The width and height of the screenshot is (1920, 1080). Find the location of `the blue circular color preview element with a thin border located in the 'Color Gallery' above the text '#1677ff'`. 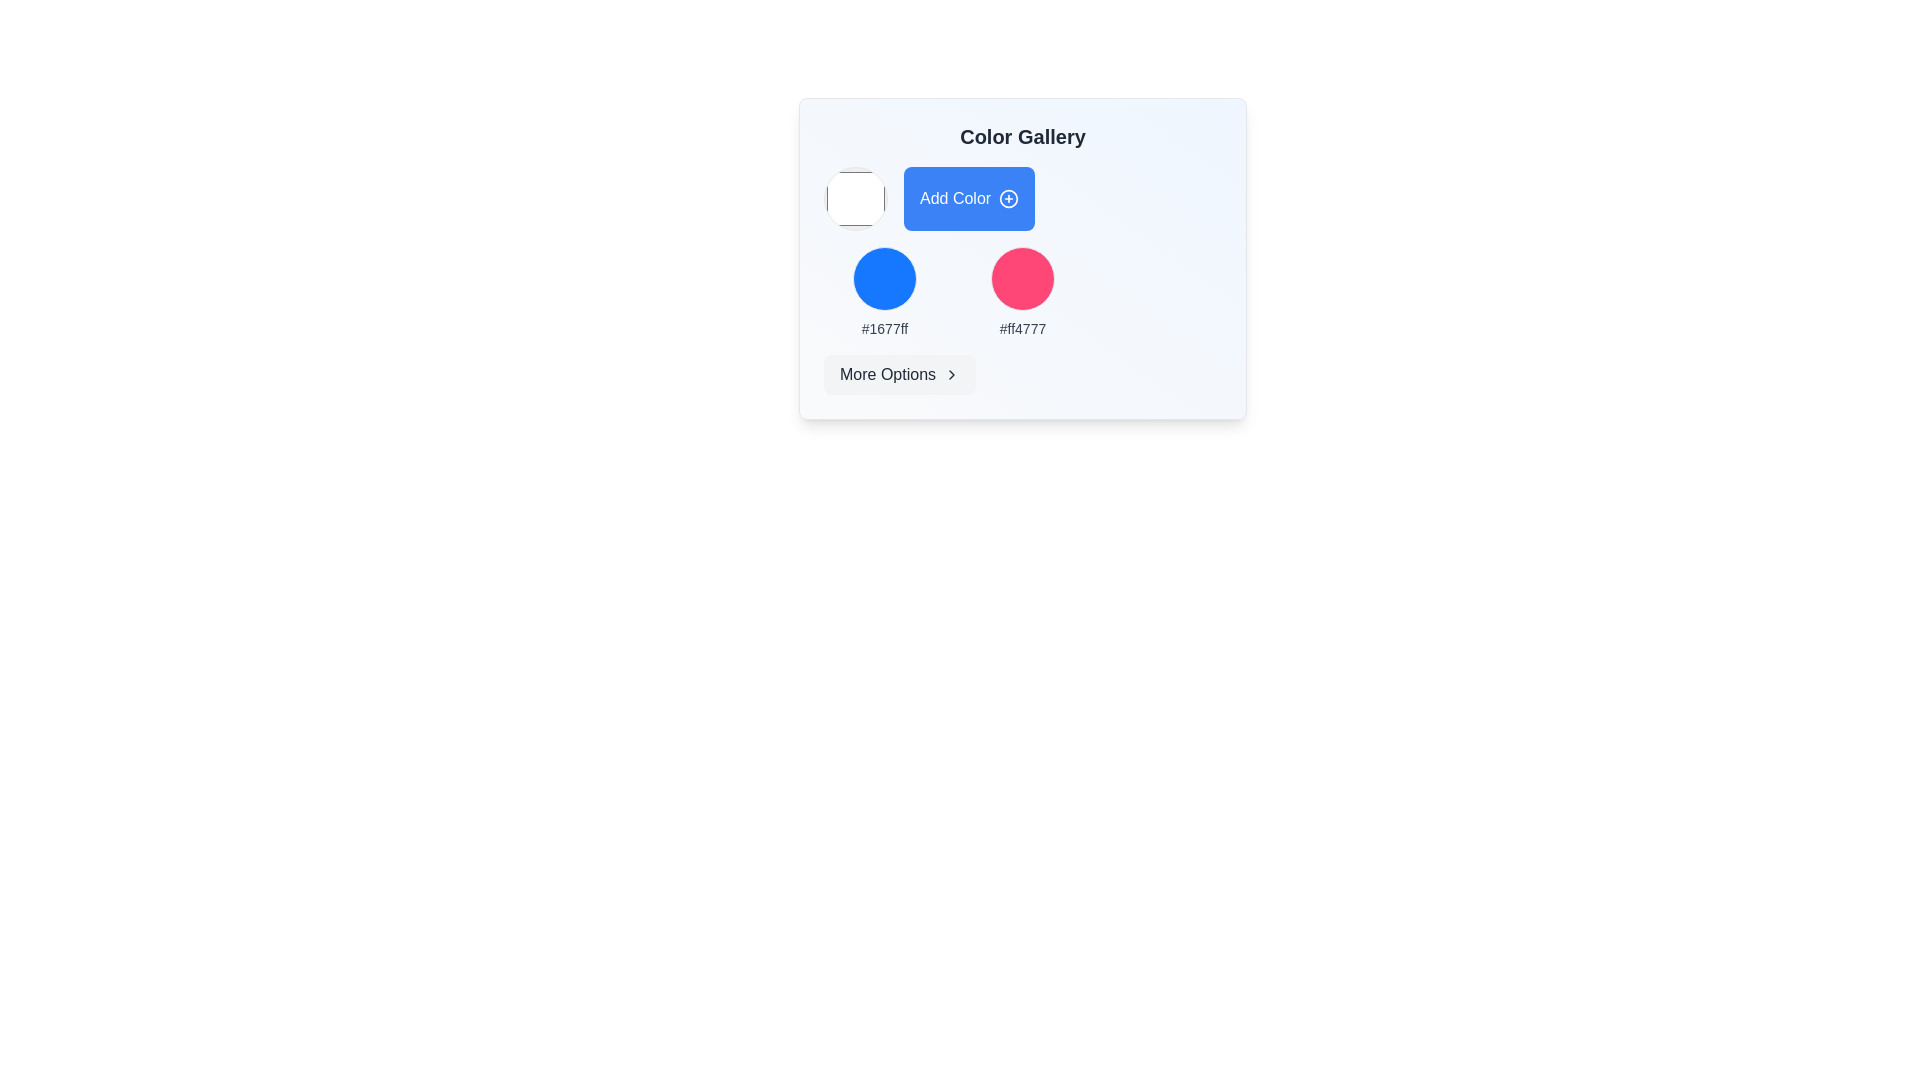

the blue circular color preview element with a thin border located in the 'Color Gallery' above the text '#1677ff' is located at coordinates (883, 278).